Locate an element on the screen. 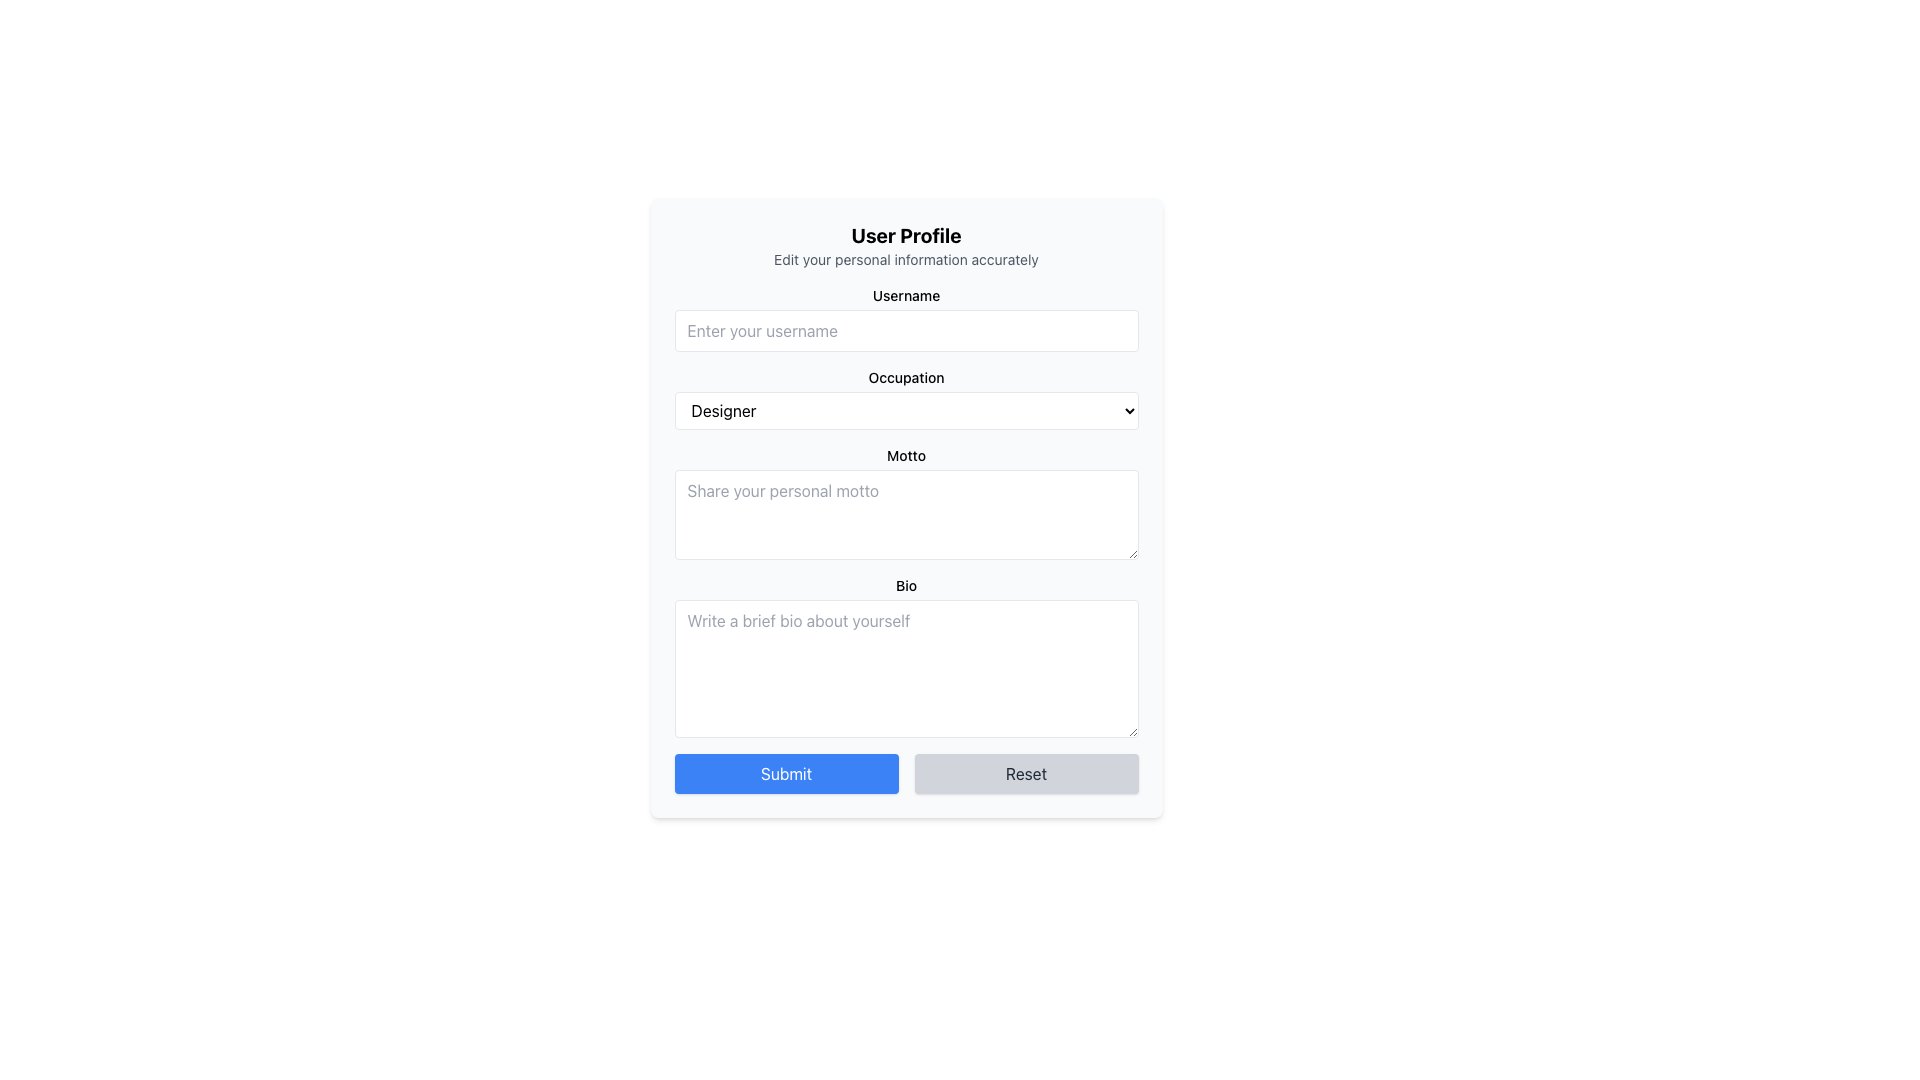 This screenshot has height=1080, width=1920. the Text header with subtitle at the top of the form section within the modal dialogue to provide context and instructions to the user is located at coordinates (905, 245).